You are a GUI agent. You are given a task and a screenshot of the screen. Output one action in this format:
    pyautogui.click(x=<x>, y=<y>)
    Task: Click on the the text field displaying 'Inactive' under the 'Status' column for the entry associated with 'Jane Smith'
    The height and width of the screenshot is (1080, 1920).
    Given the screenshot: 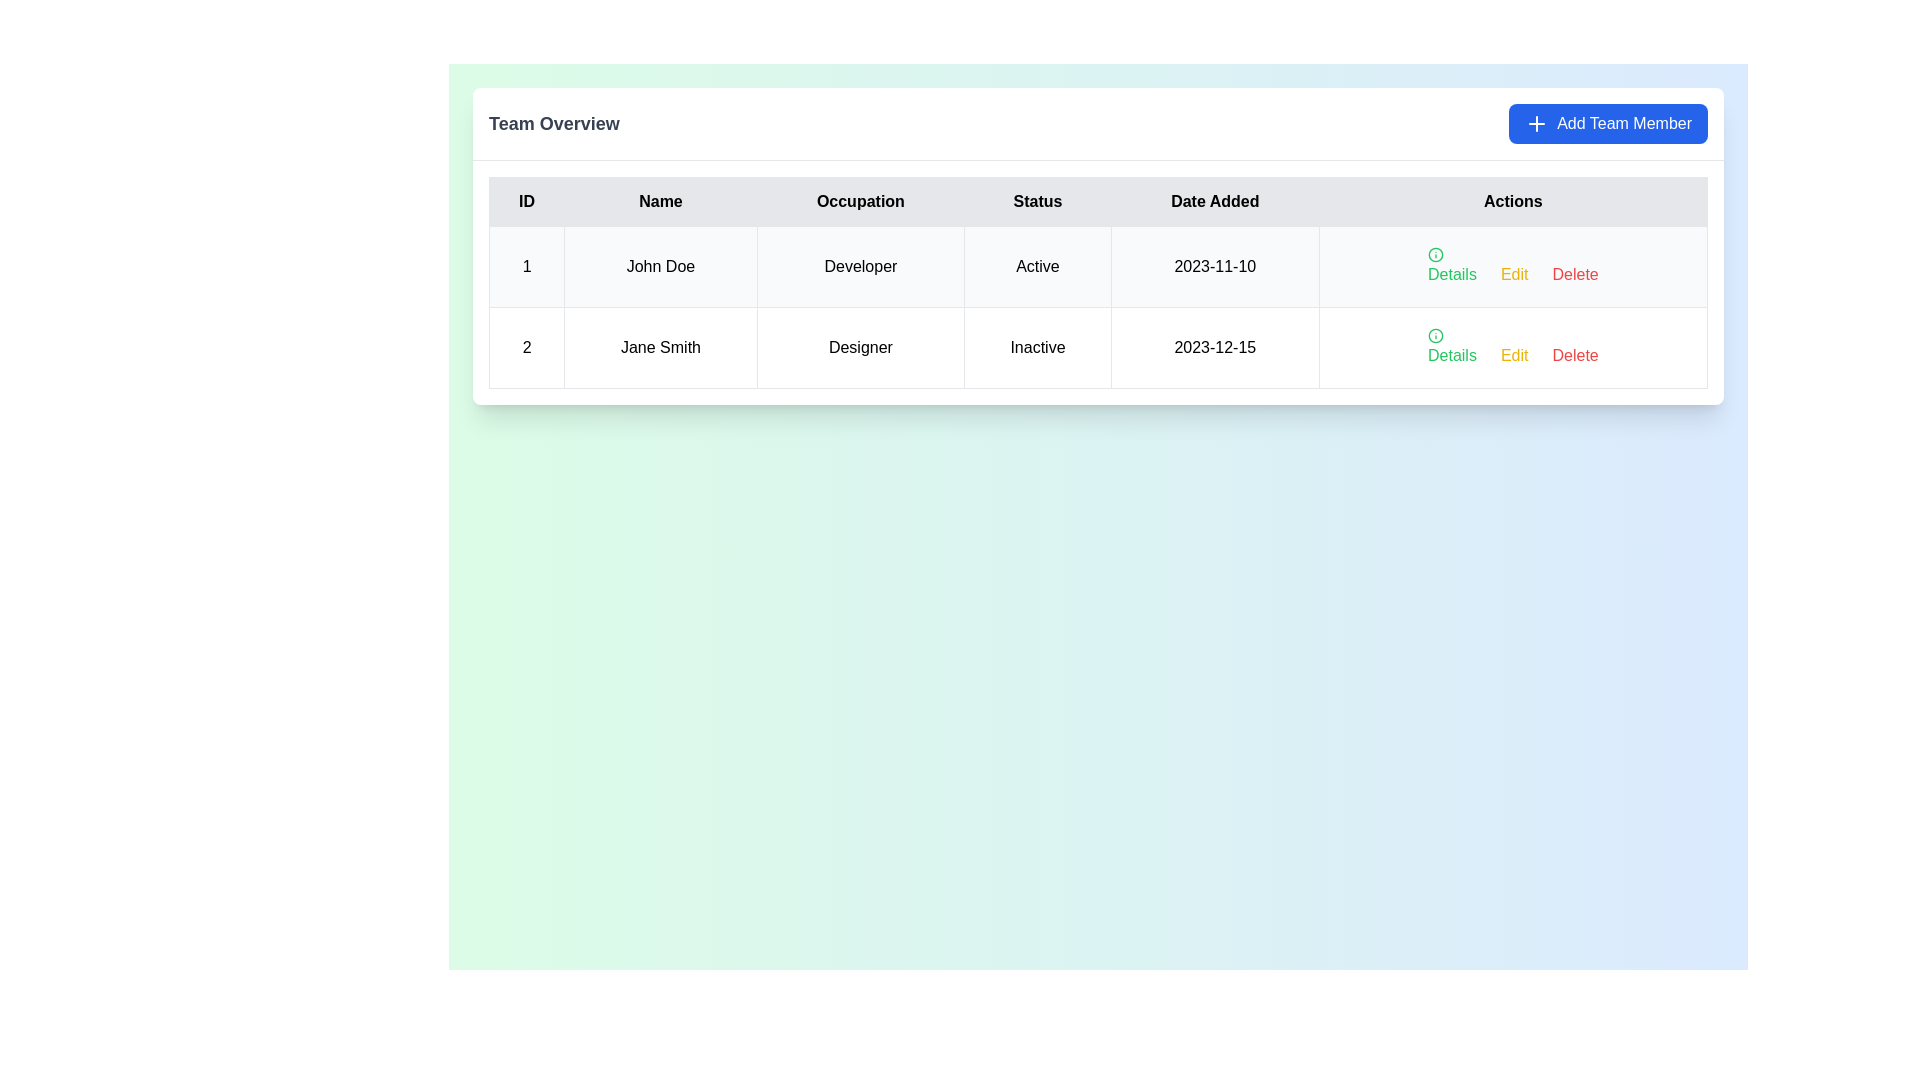 What is the action you would take?
    pyautogui.click(x=1037, y=346)
    